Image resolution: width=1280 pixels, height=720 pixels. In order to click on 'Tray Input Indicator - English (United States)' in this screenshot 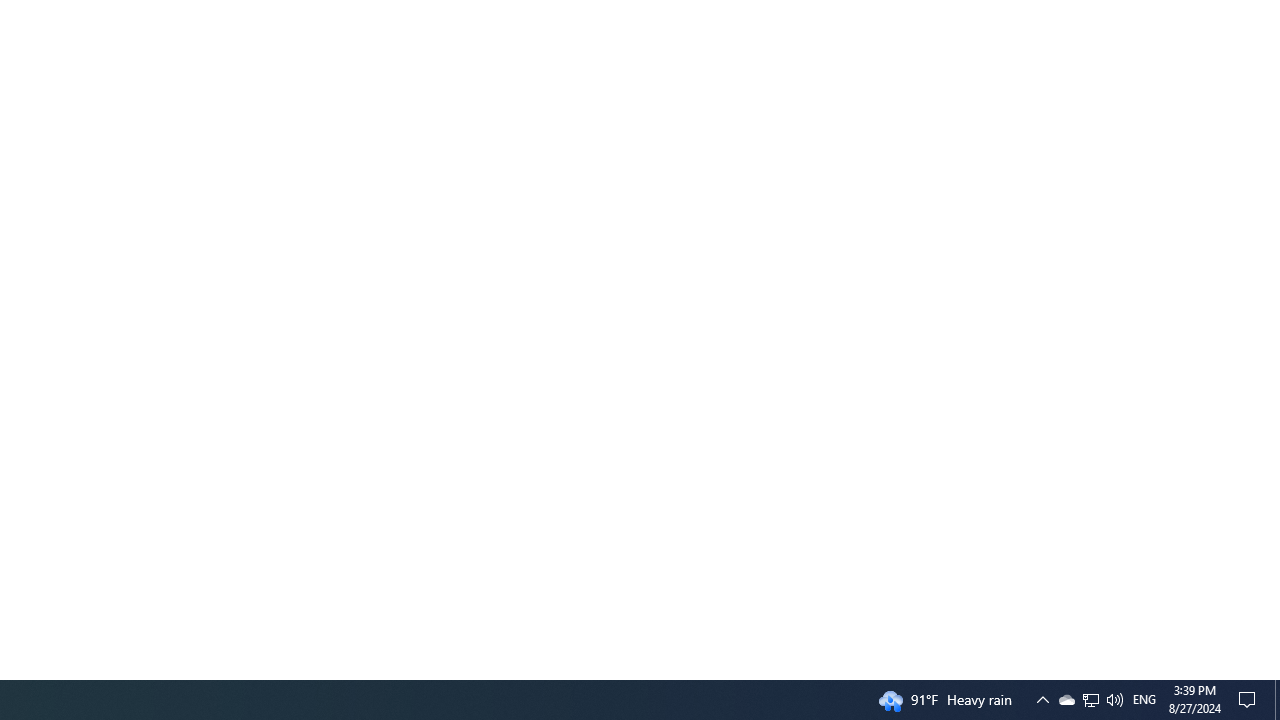, I will do `click(1144, 698)`.